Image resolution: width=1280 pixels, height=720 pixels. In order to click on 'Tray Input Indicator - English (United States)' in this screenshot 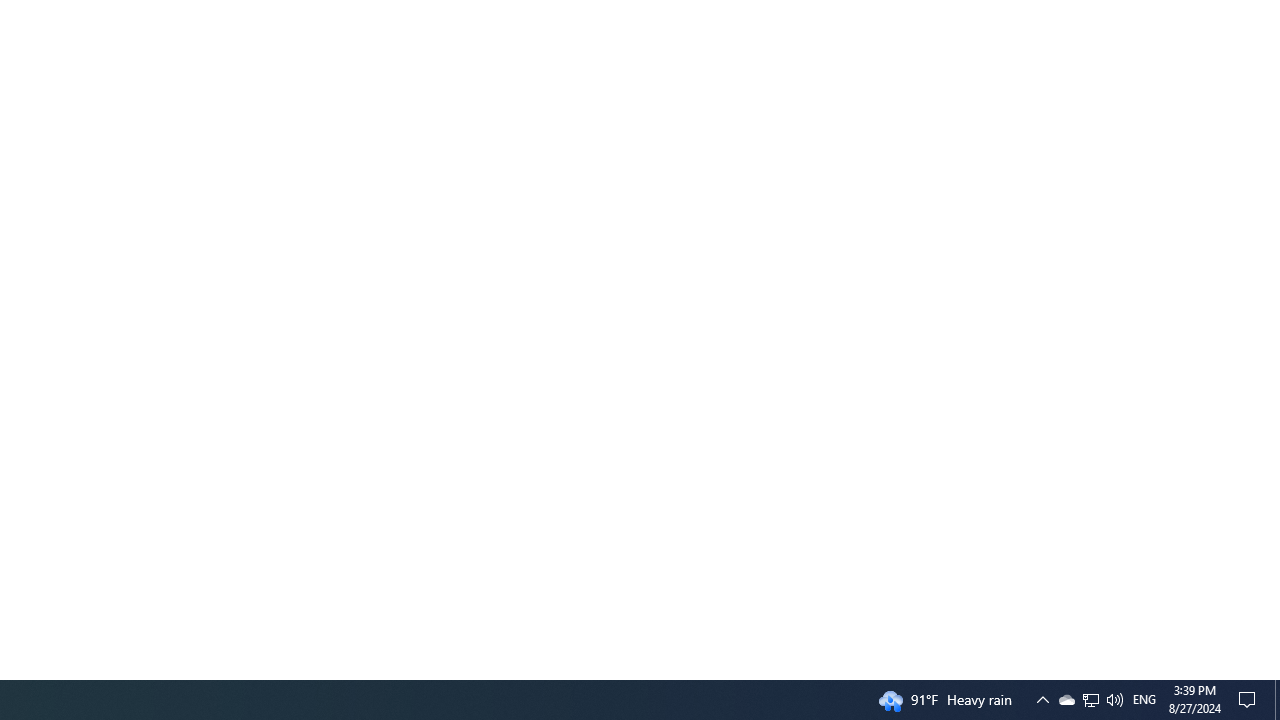, I will do `click(1144, 698)`.